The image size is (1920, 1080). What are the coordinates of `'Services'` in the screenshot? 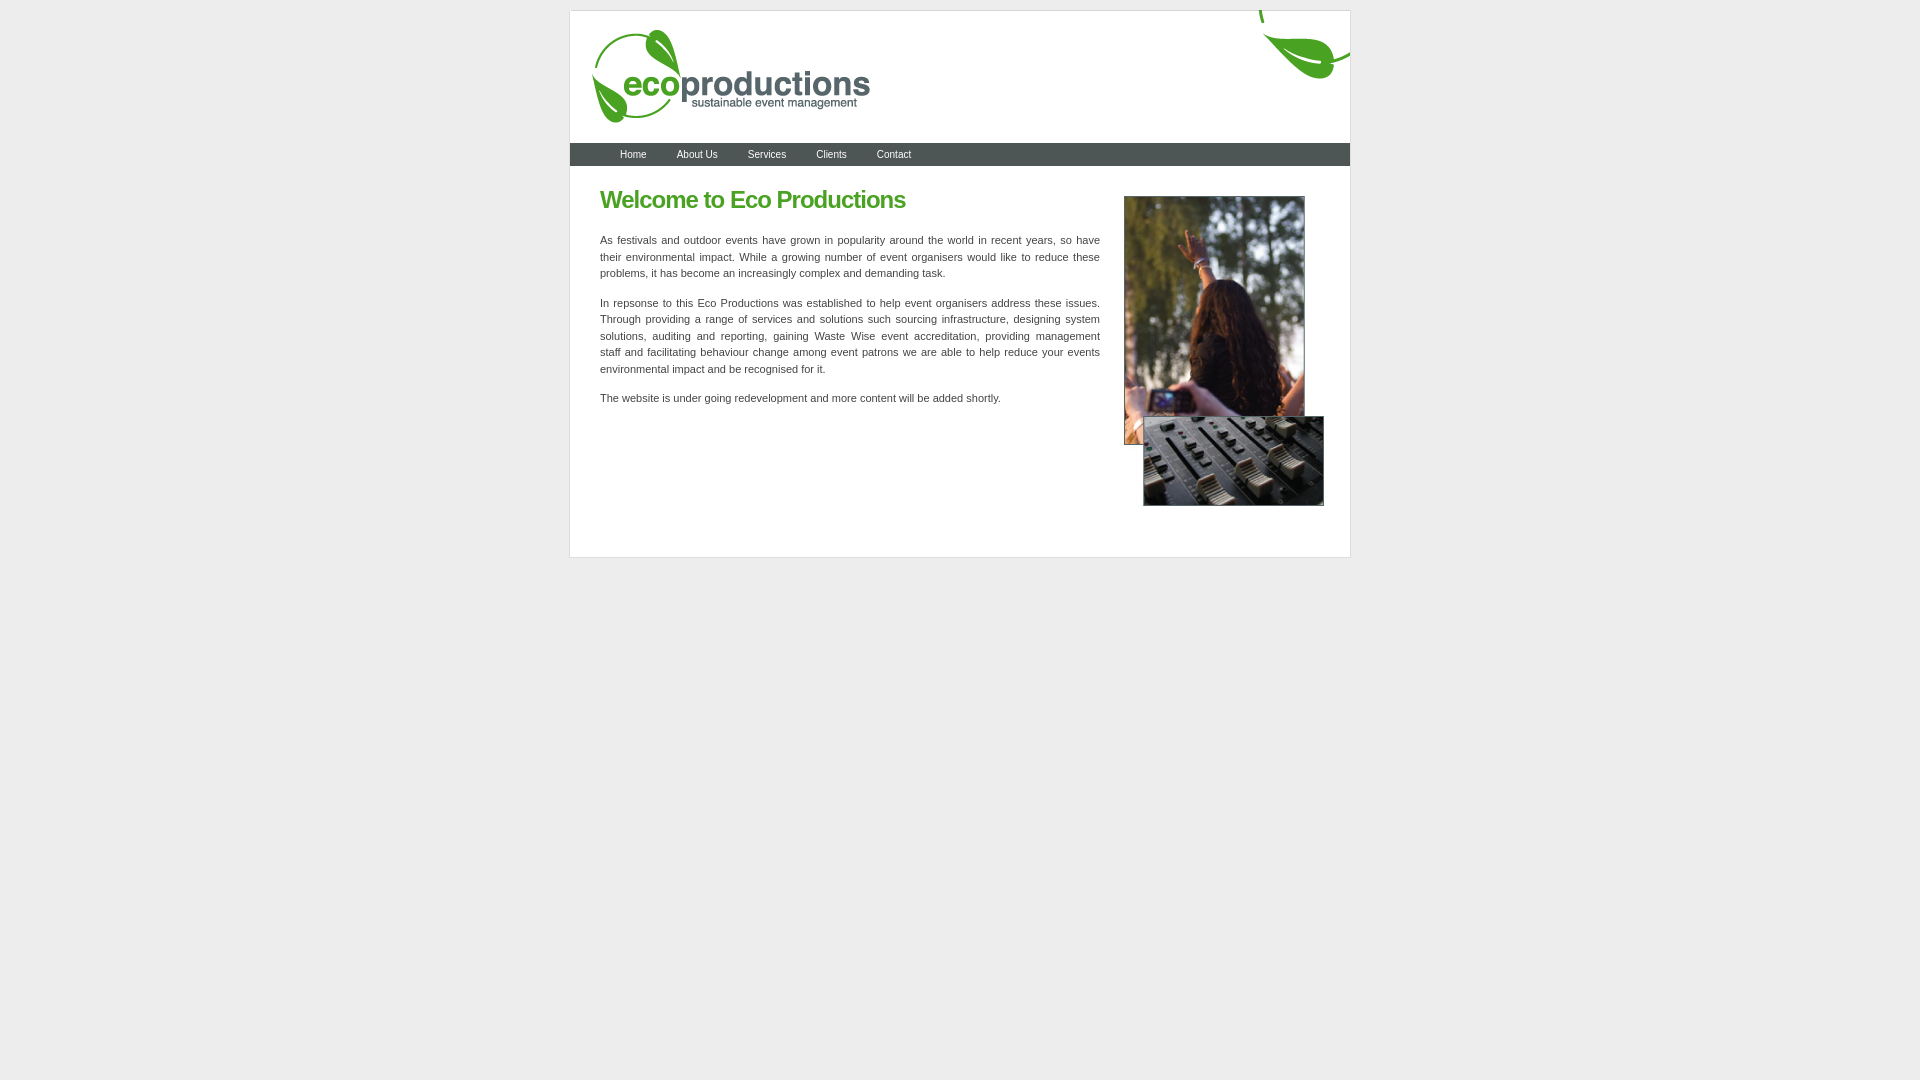 It's located at (766, 153).